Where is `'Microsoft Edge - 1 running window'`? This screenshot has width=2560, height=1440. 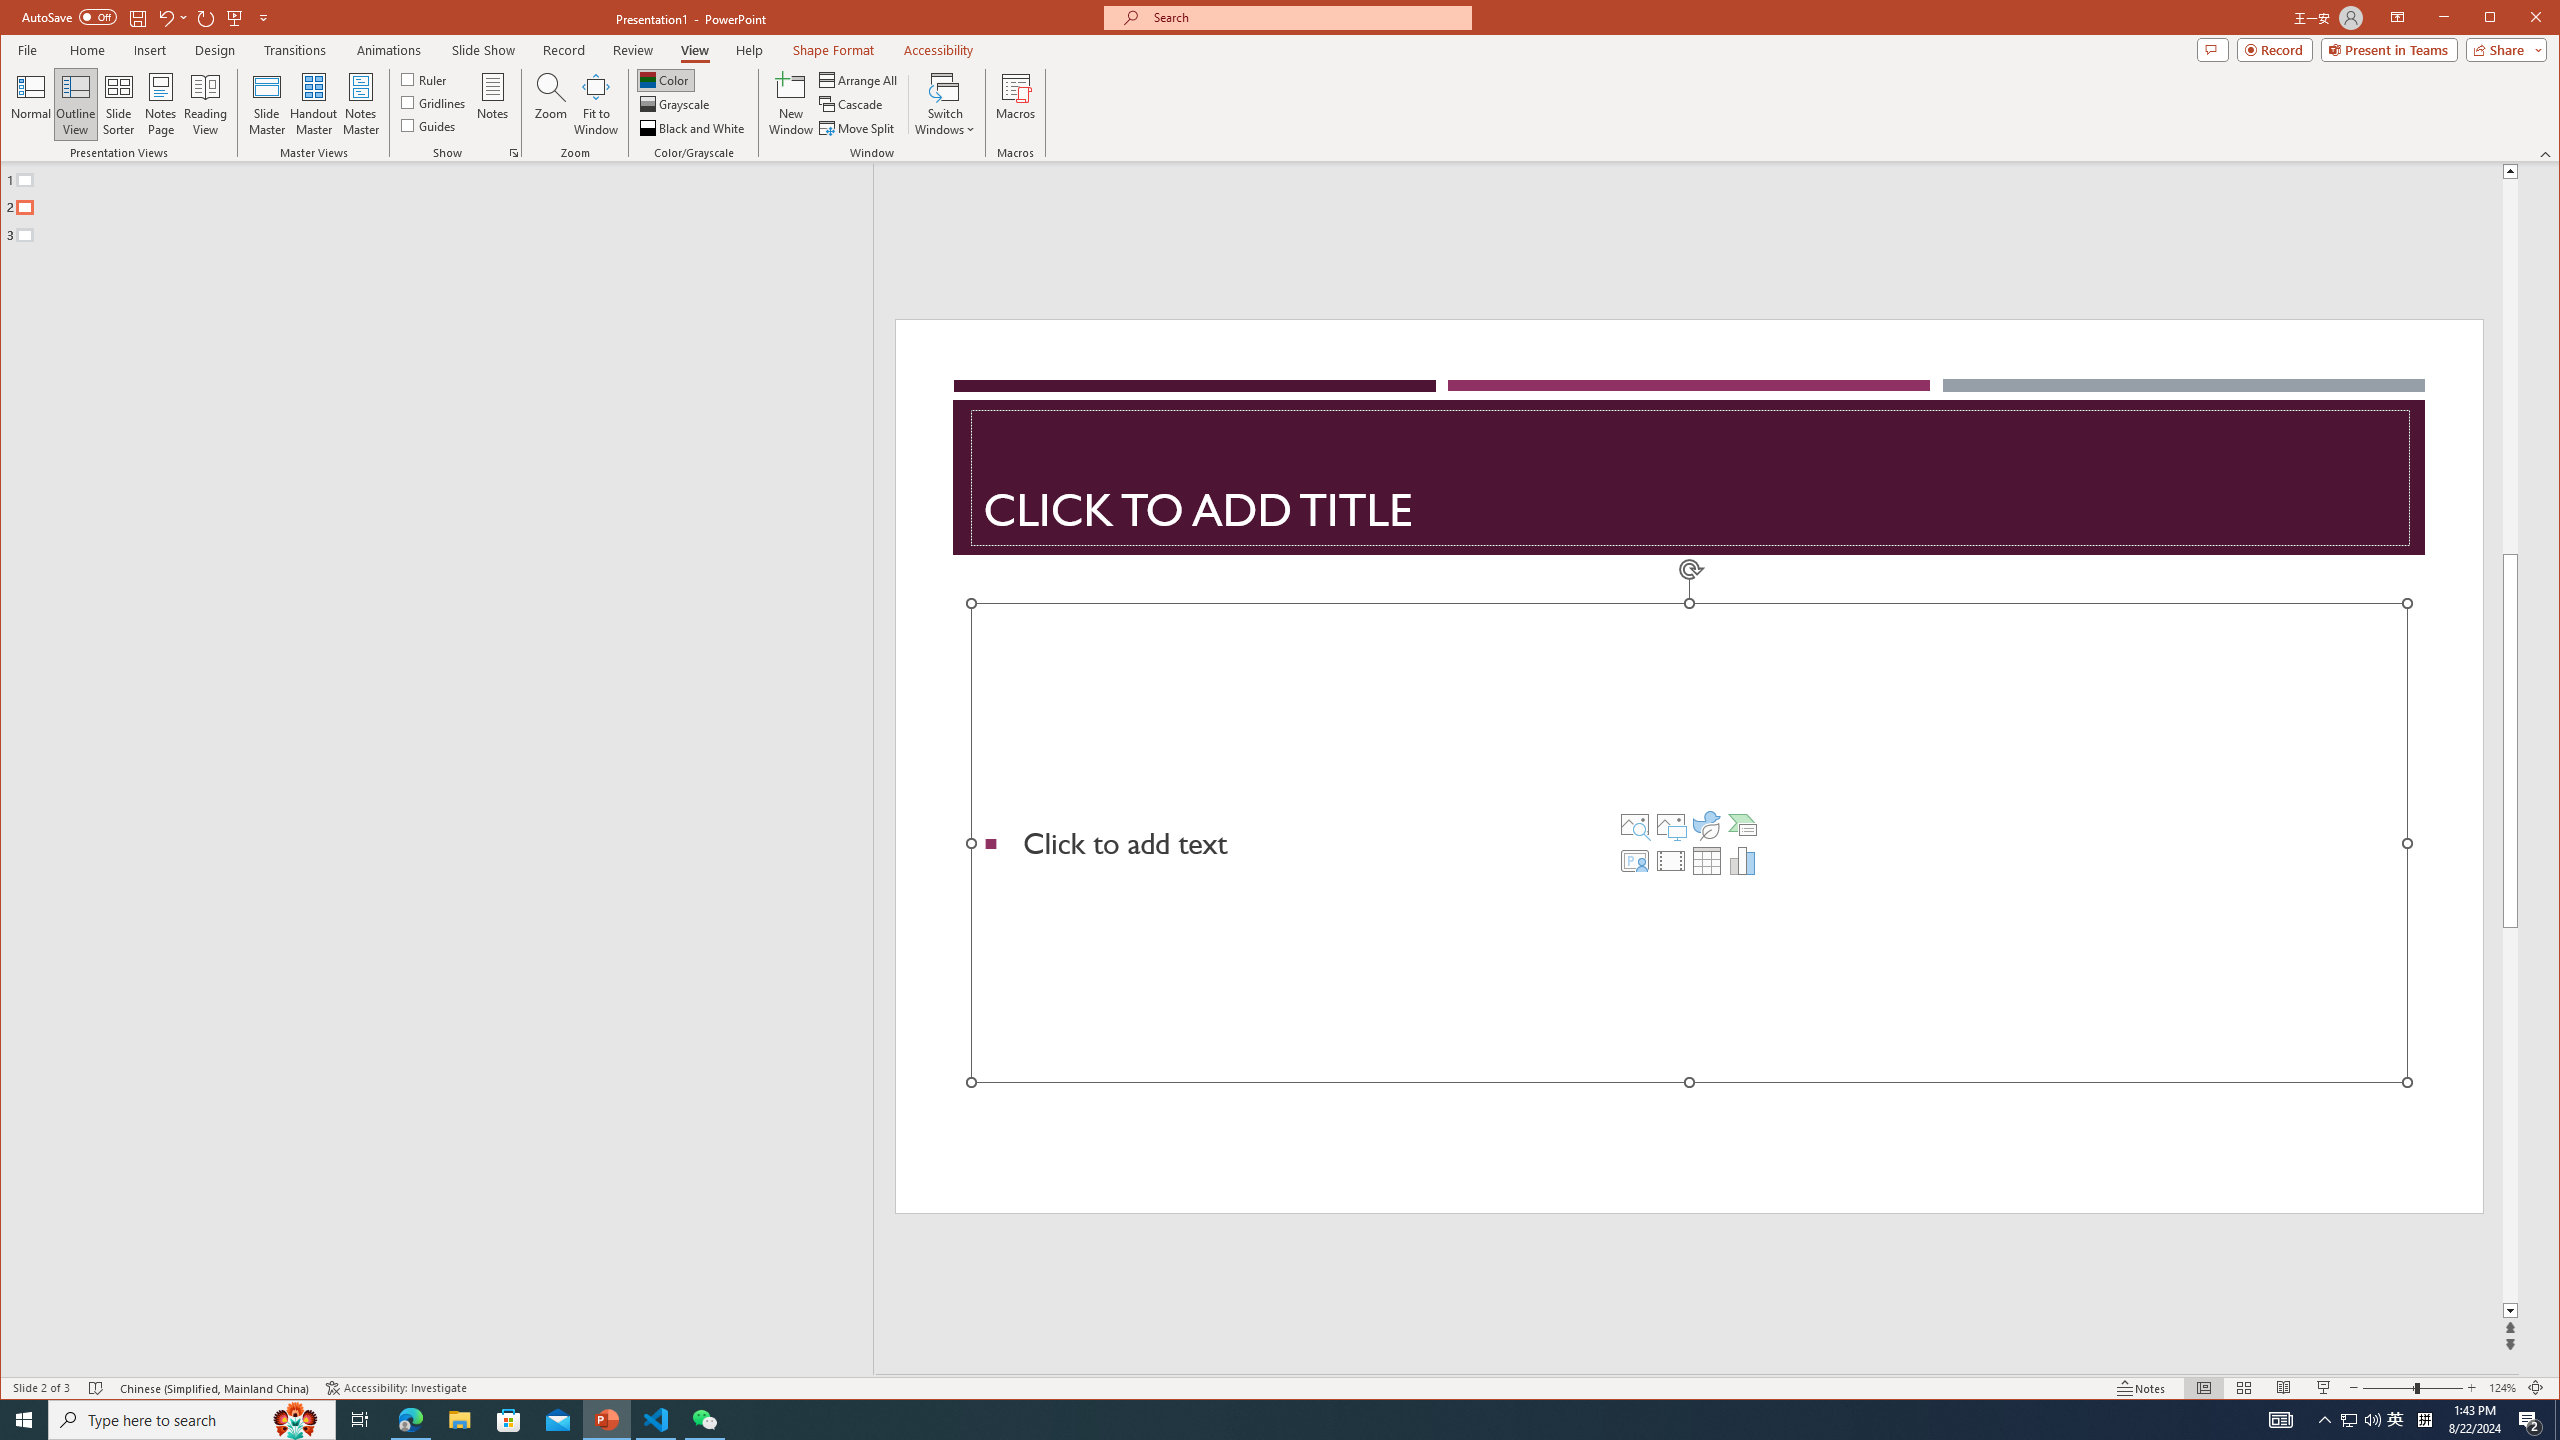
'Microsoft Edge - 1 running window' is located at coordinates (409, 1418).